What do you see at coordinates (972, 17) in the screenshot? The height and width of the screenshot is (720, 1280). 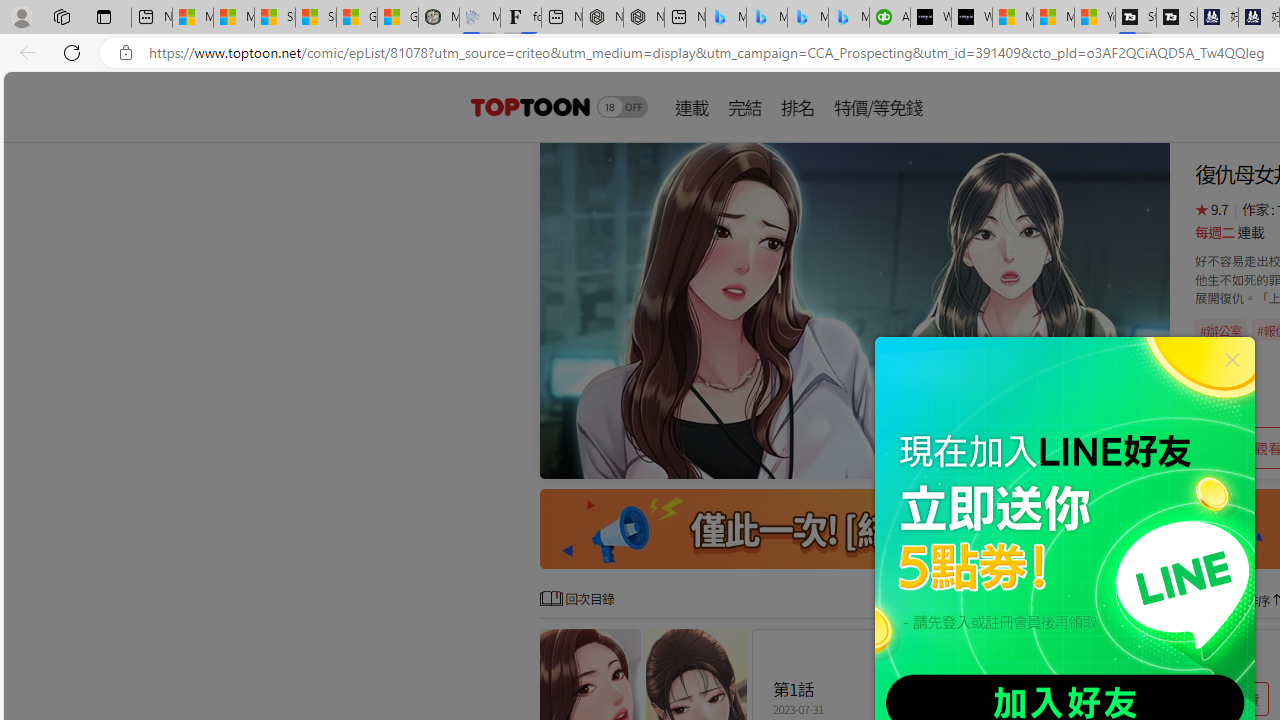 I see `'What'` at bounding box center [972, 17].